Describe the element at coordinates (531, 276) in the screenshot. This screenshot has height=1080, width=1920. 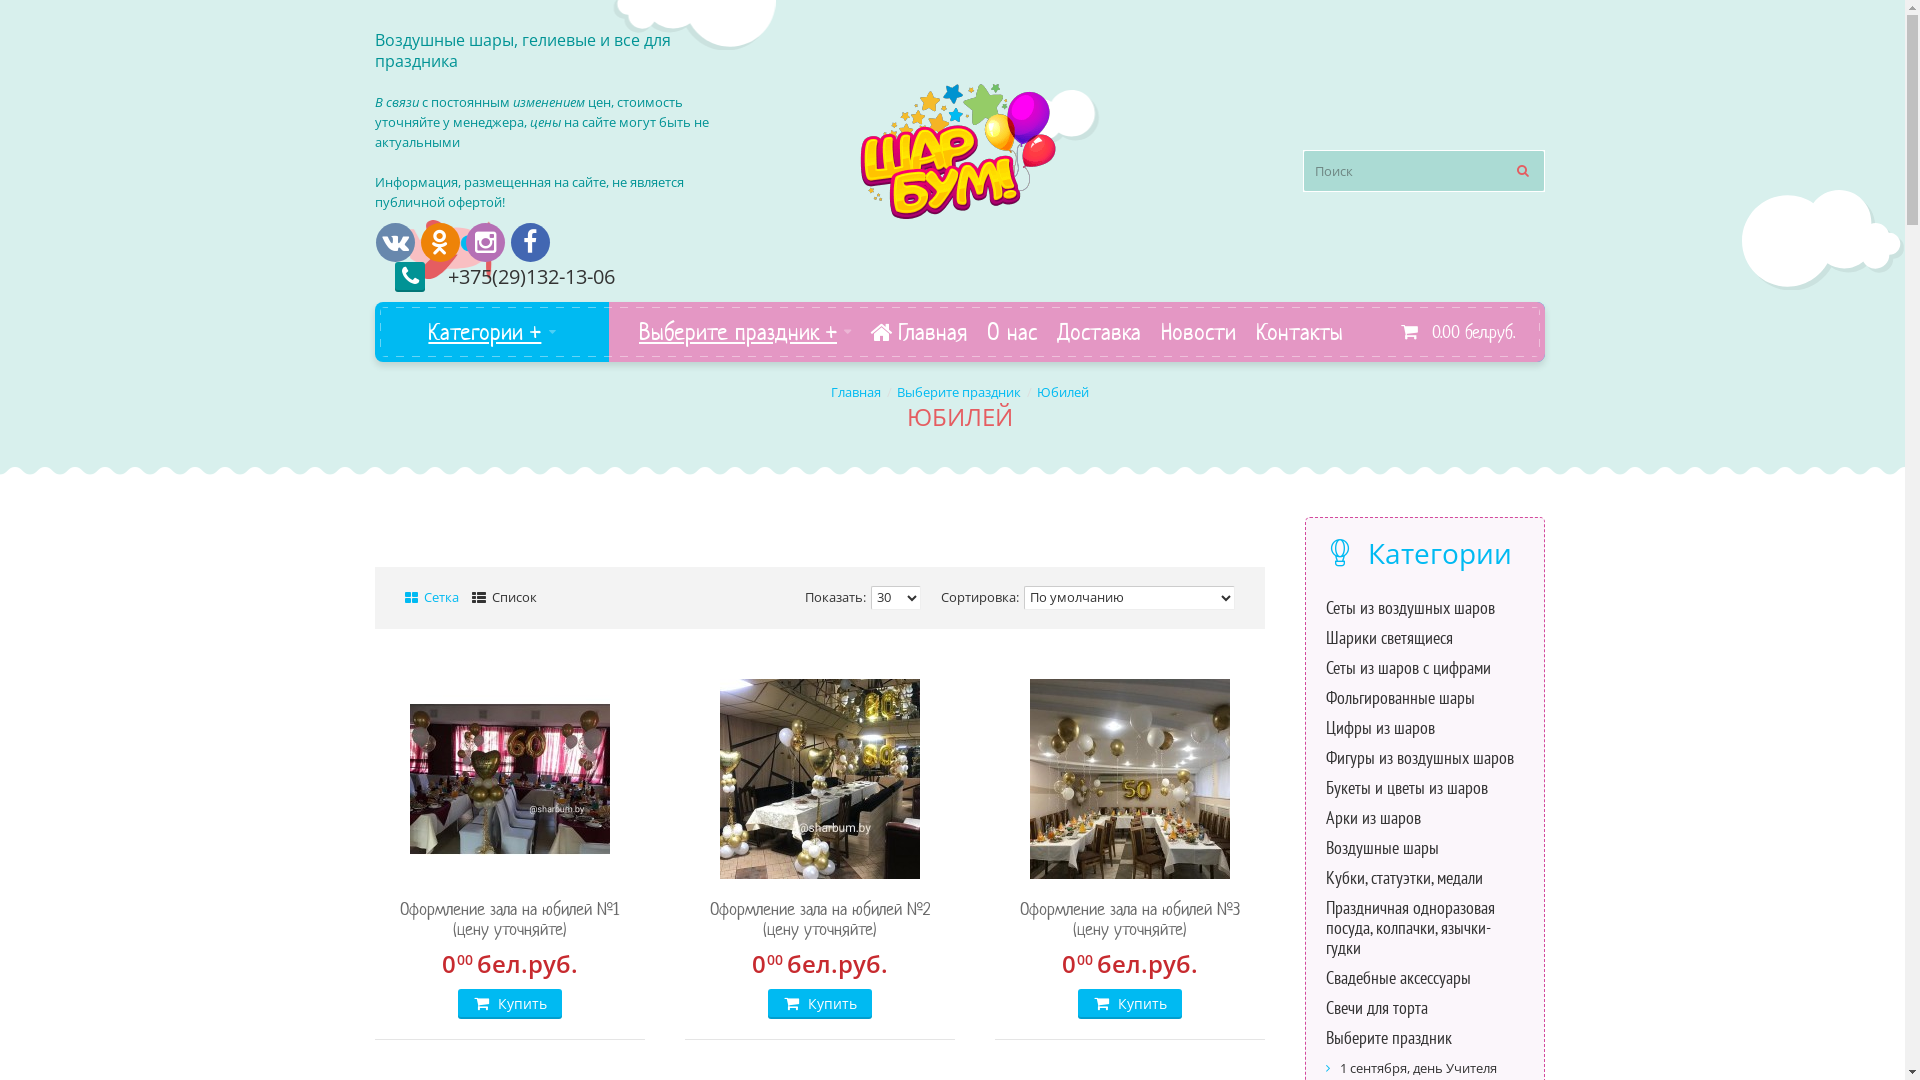
I see `'+375(29)132-13-06'` at that location.